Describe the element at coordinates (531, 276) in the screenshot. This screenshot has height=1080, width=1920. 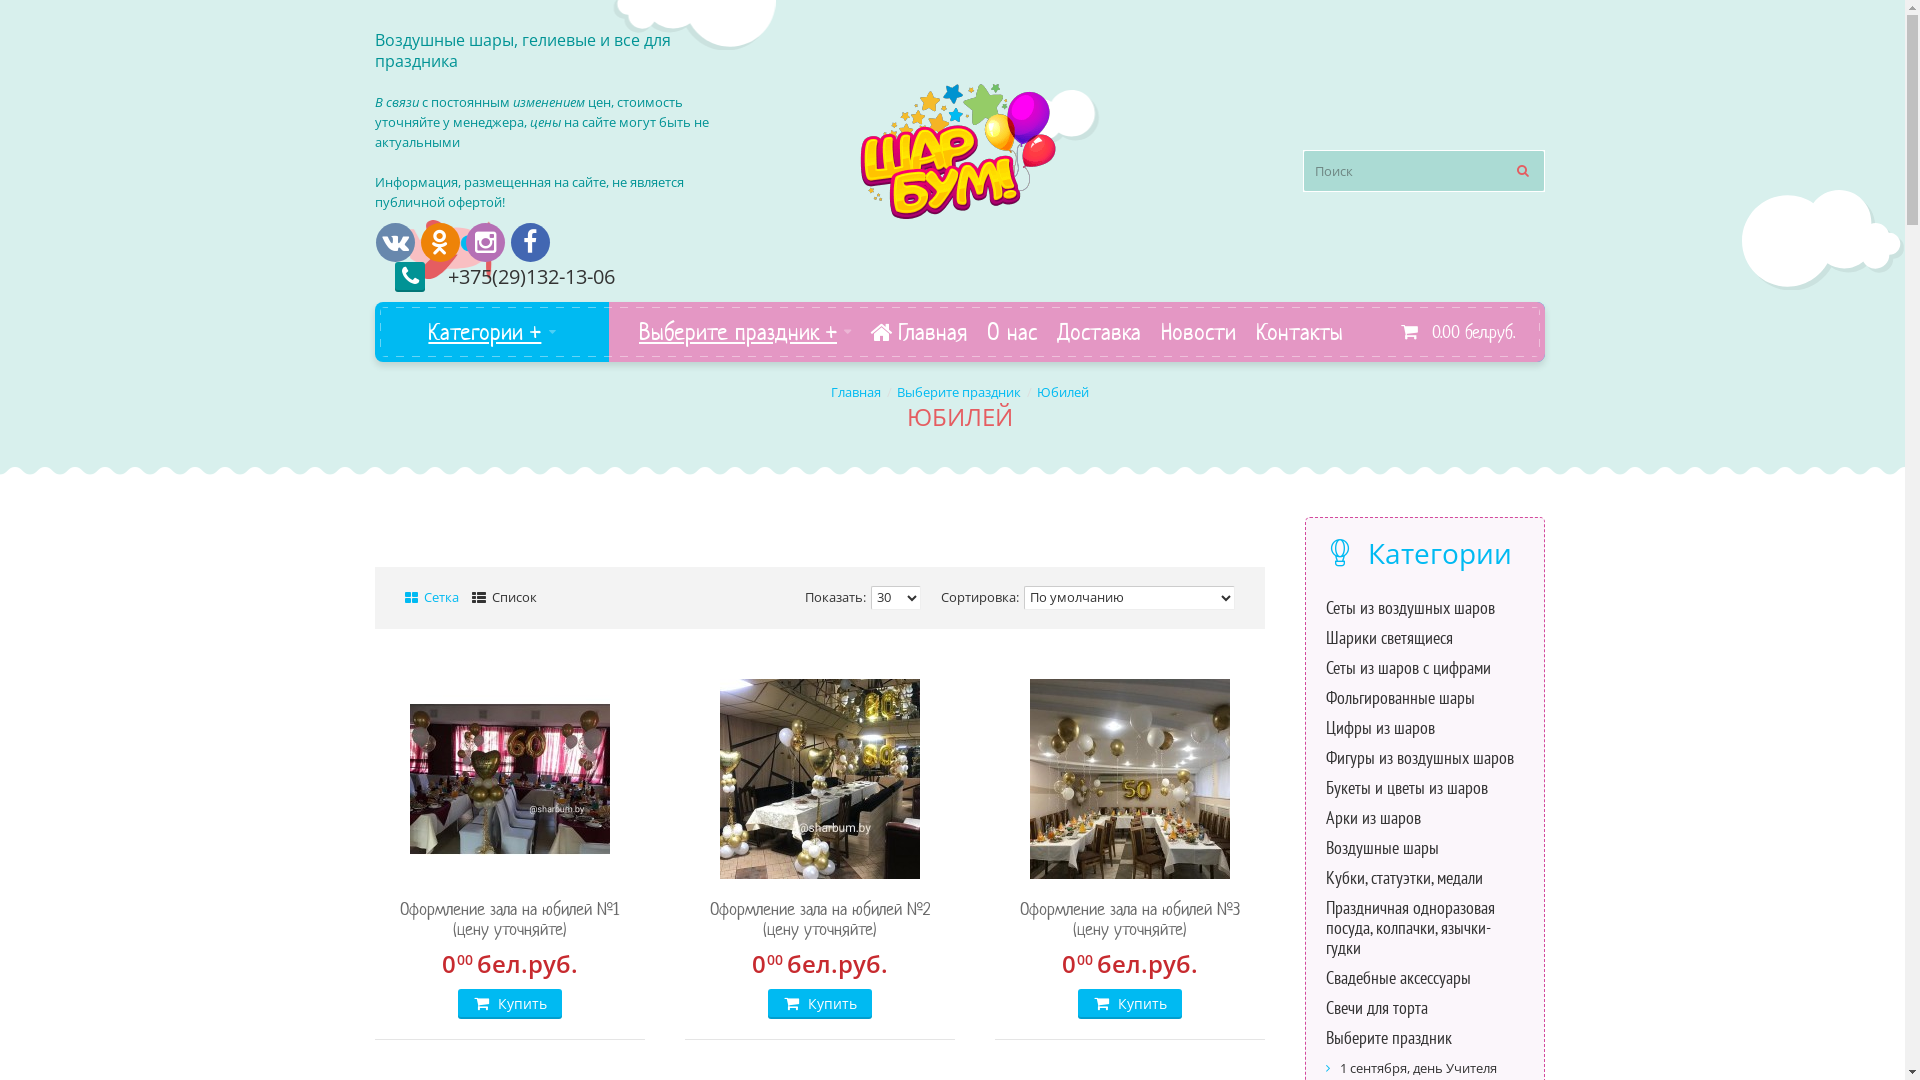
I see `'+375(29)132-13-06'` at that location.